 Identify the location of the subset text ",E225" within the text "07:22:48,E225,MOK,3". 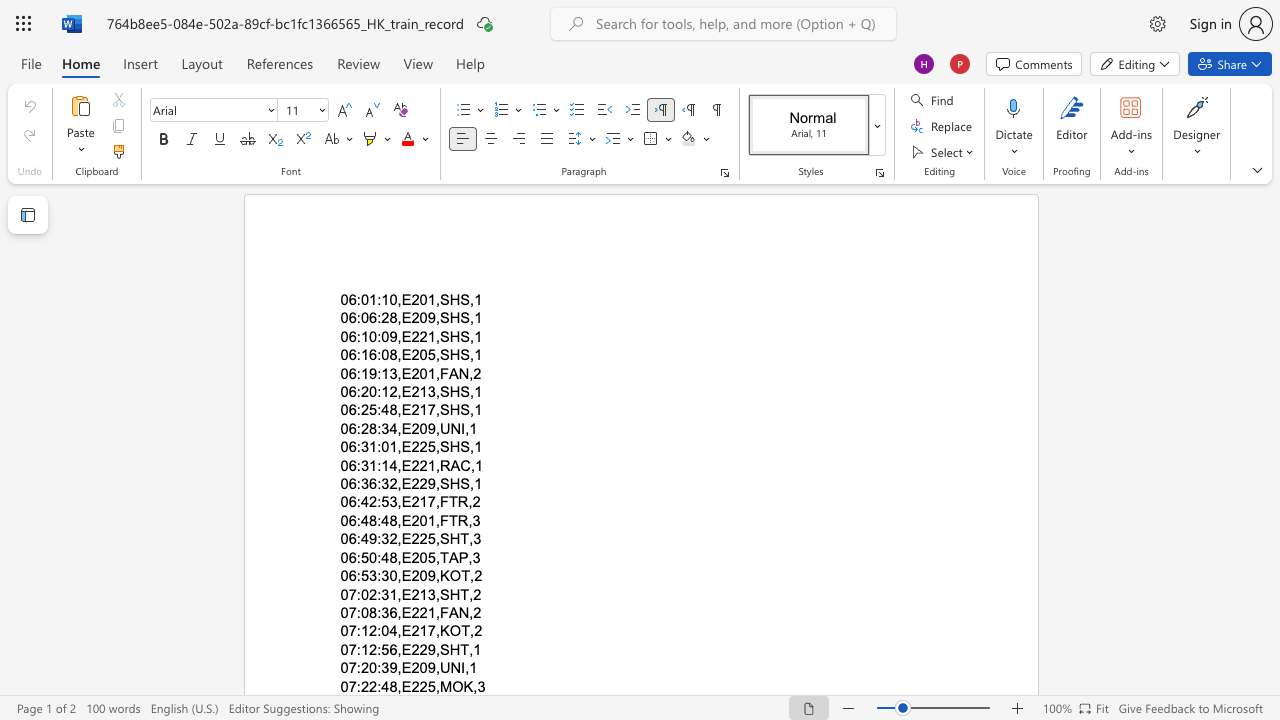
(397, 685).